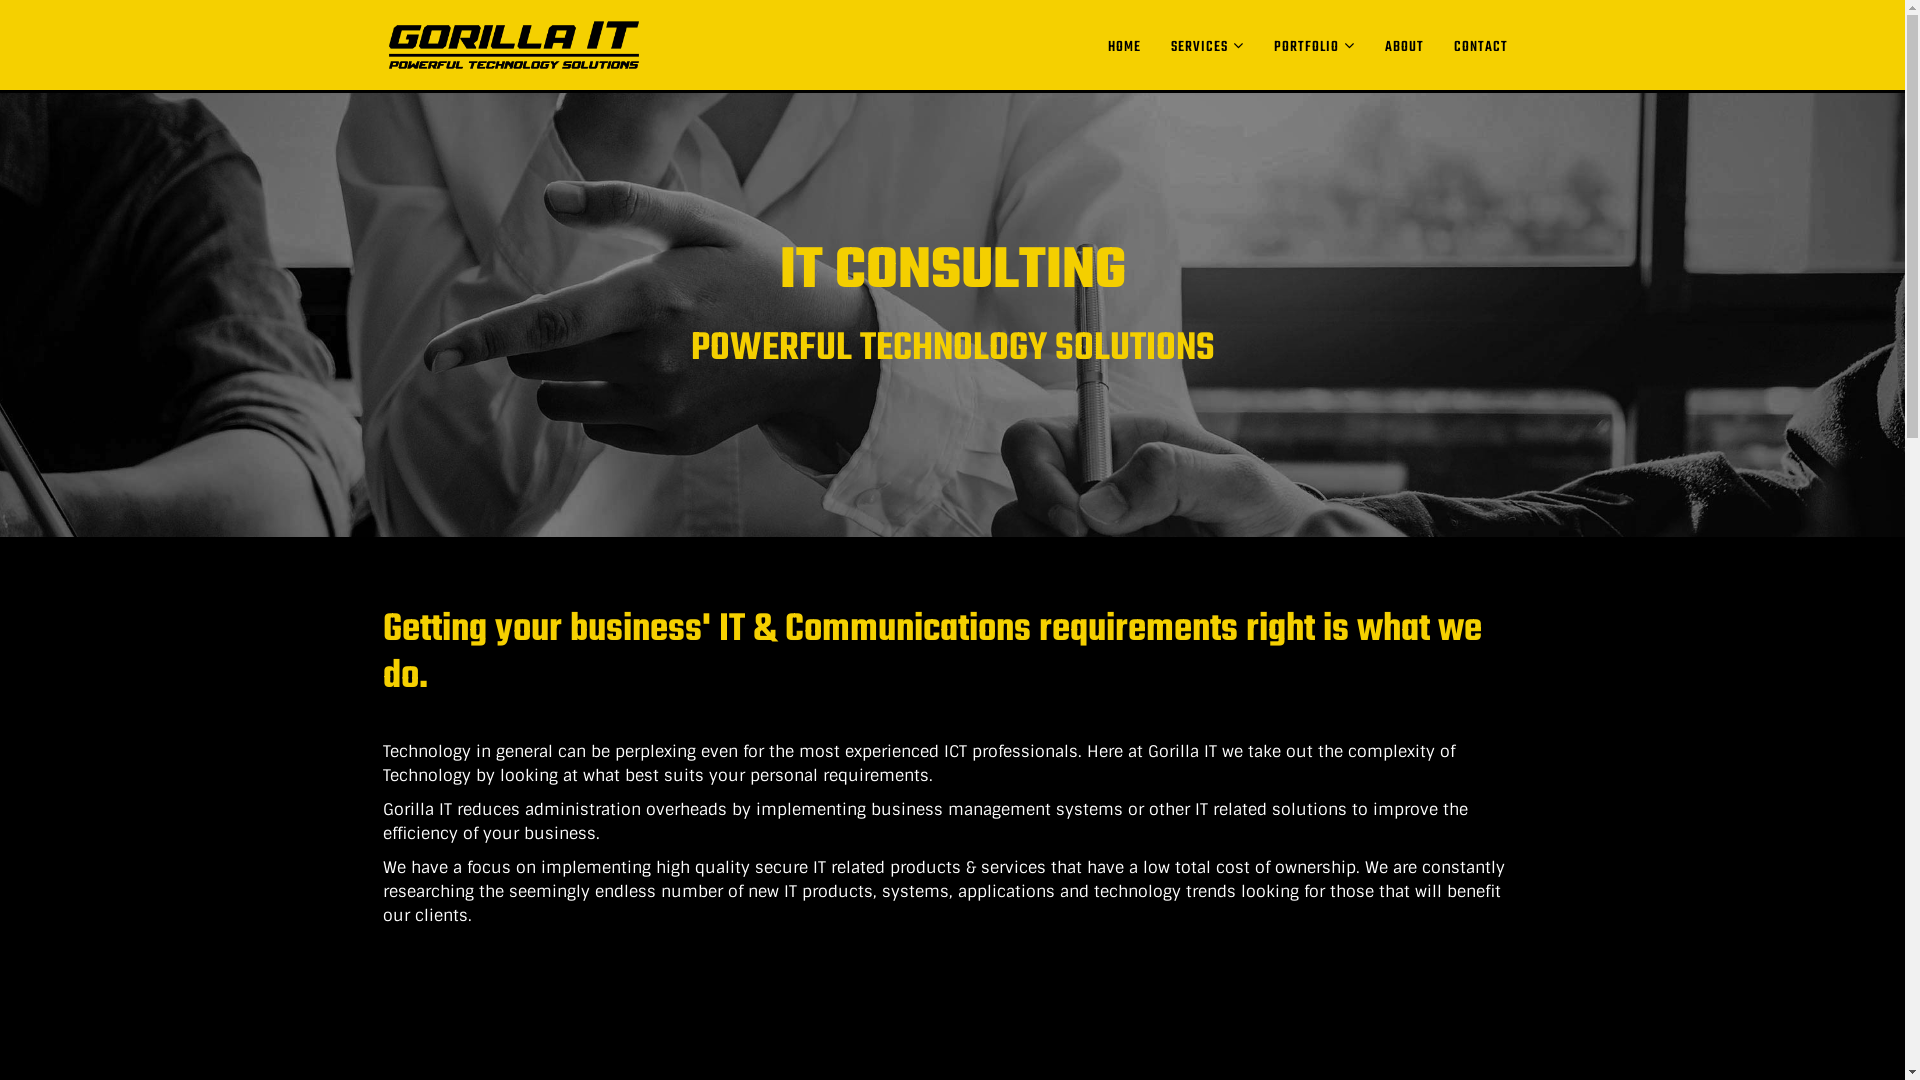 This screenshot has width=1920, height=1080. Describe the element at coordinates (1403, 46) in the screenshot. I see `'ABOUT'` at that location.